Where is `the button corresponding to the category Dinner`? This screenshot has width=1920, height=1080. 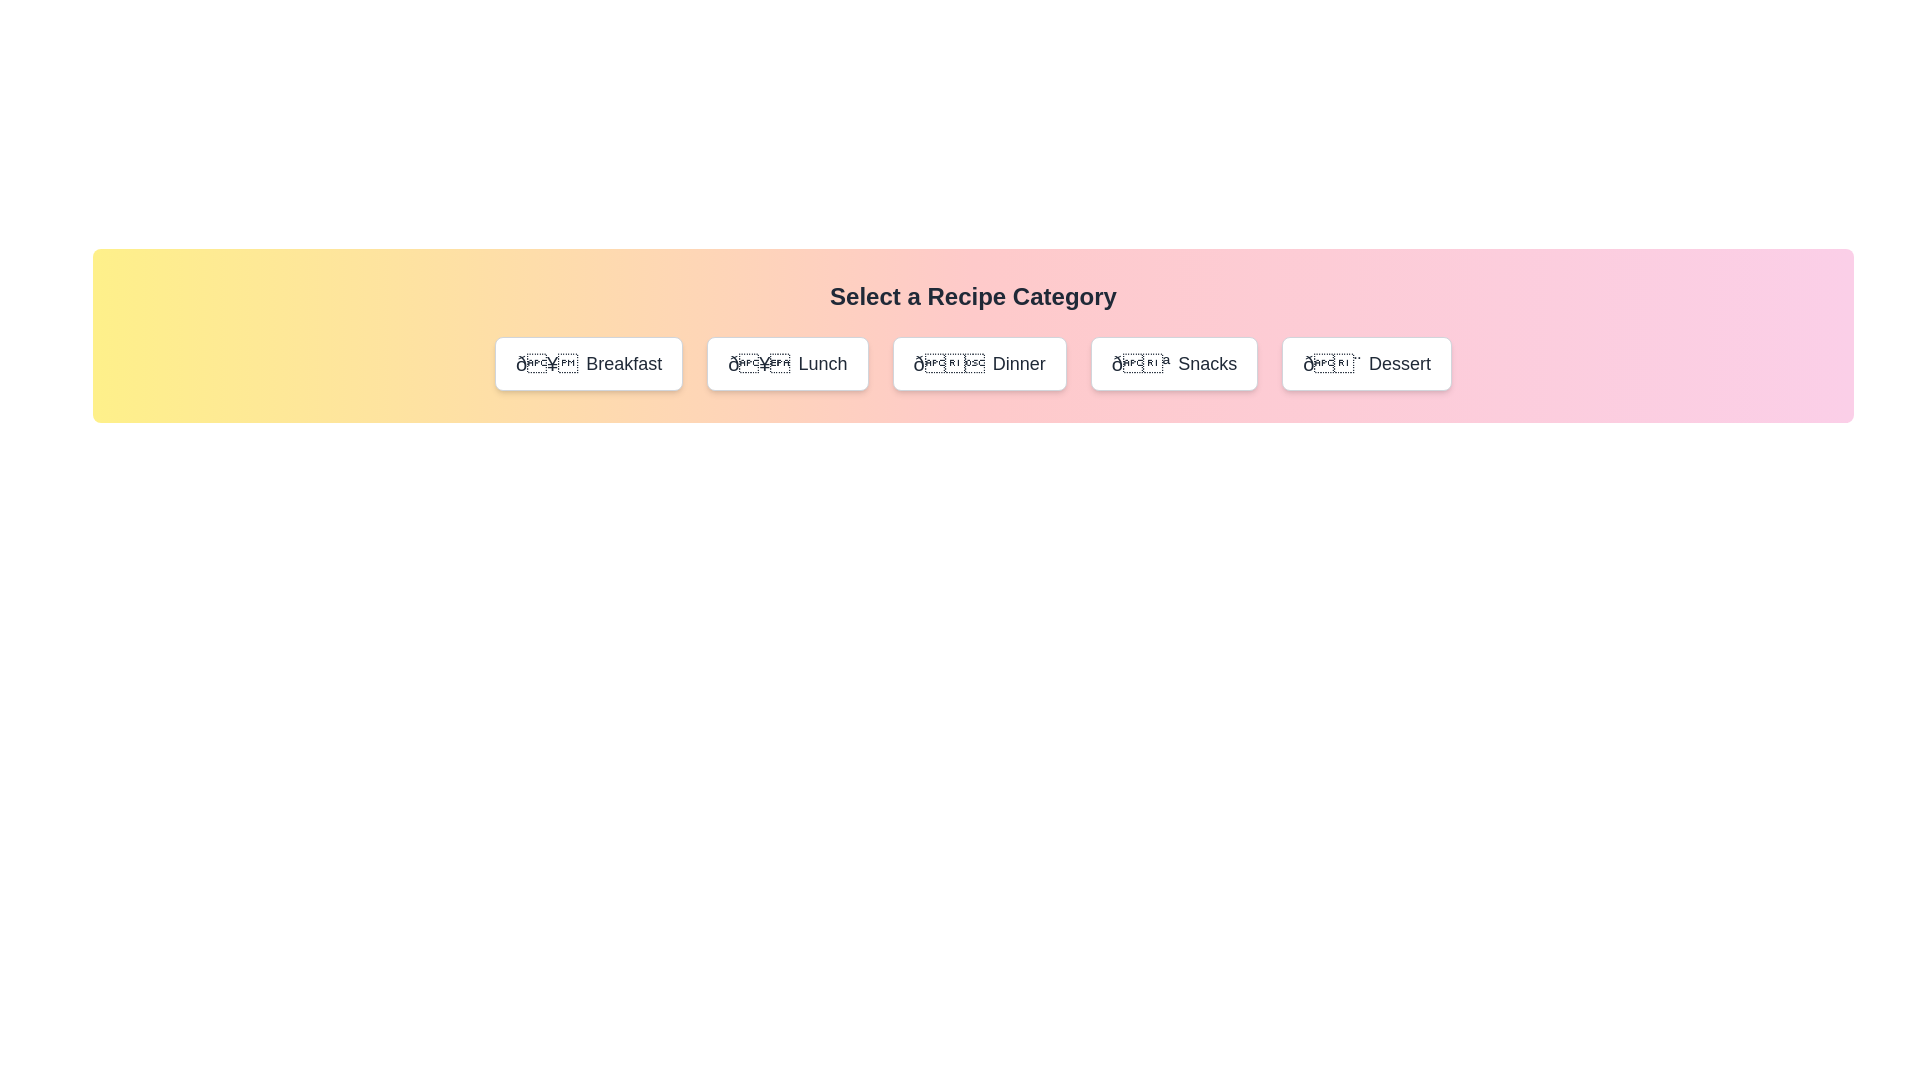
the button corresponding to the category Dinner is located at coordinates (979, 363).